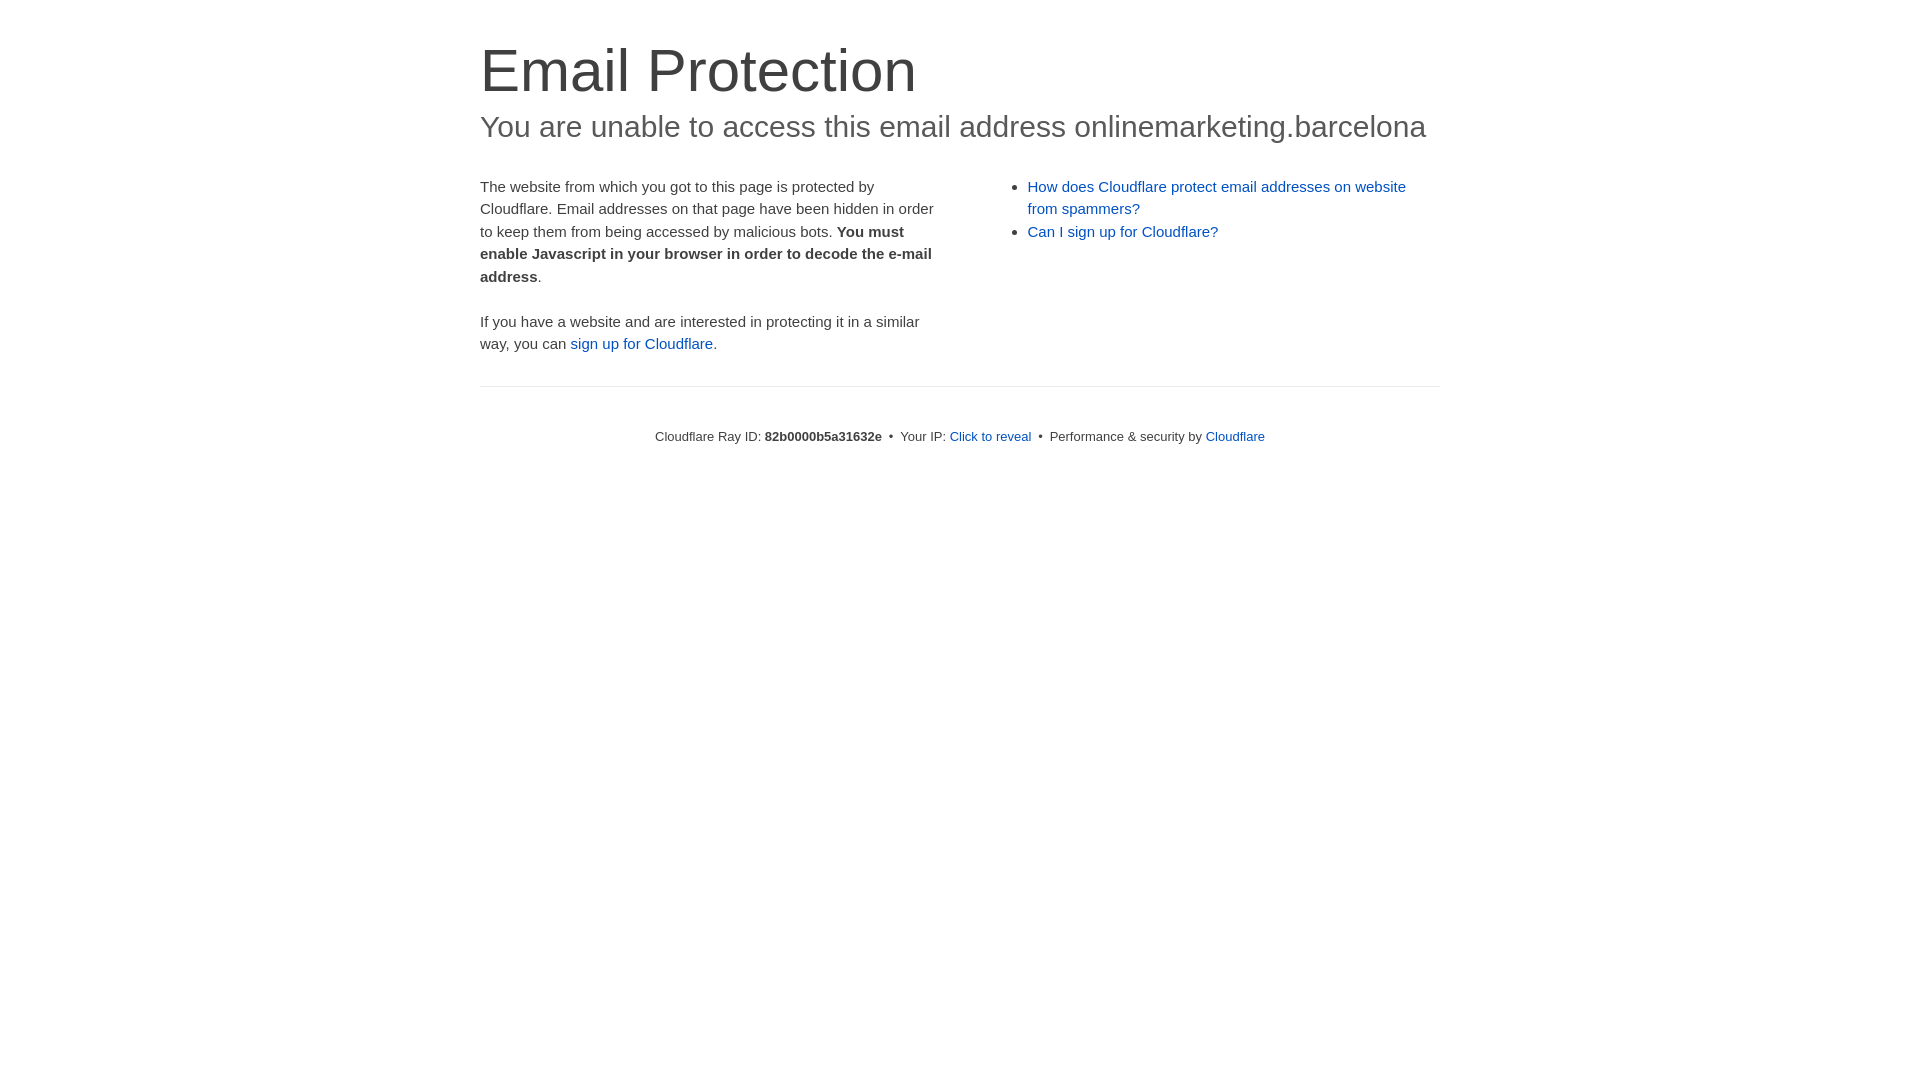 The width and height of the screenshot is (1920, 1080). I want to click on 'Can I sign up for Cloudflare?', so click(1123, 230).